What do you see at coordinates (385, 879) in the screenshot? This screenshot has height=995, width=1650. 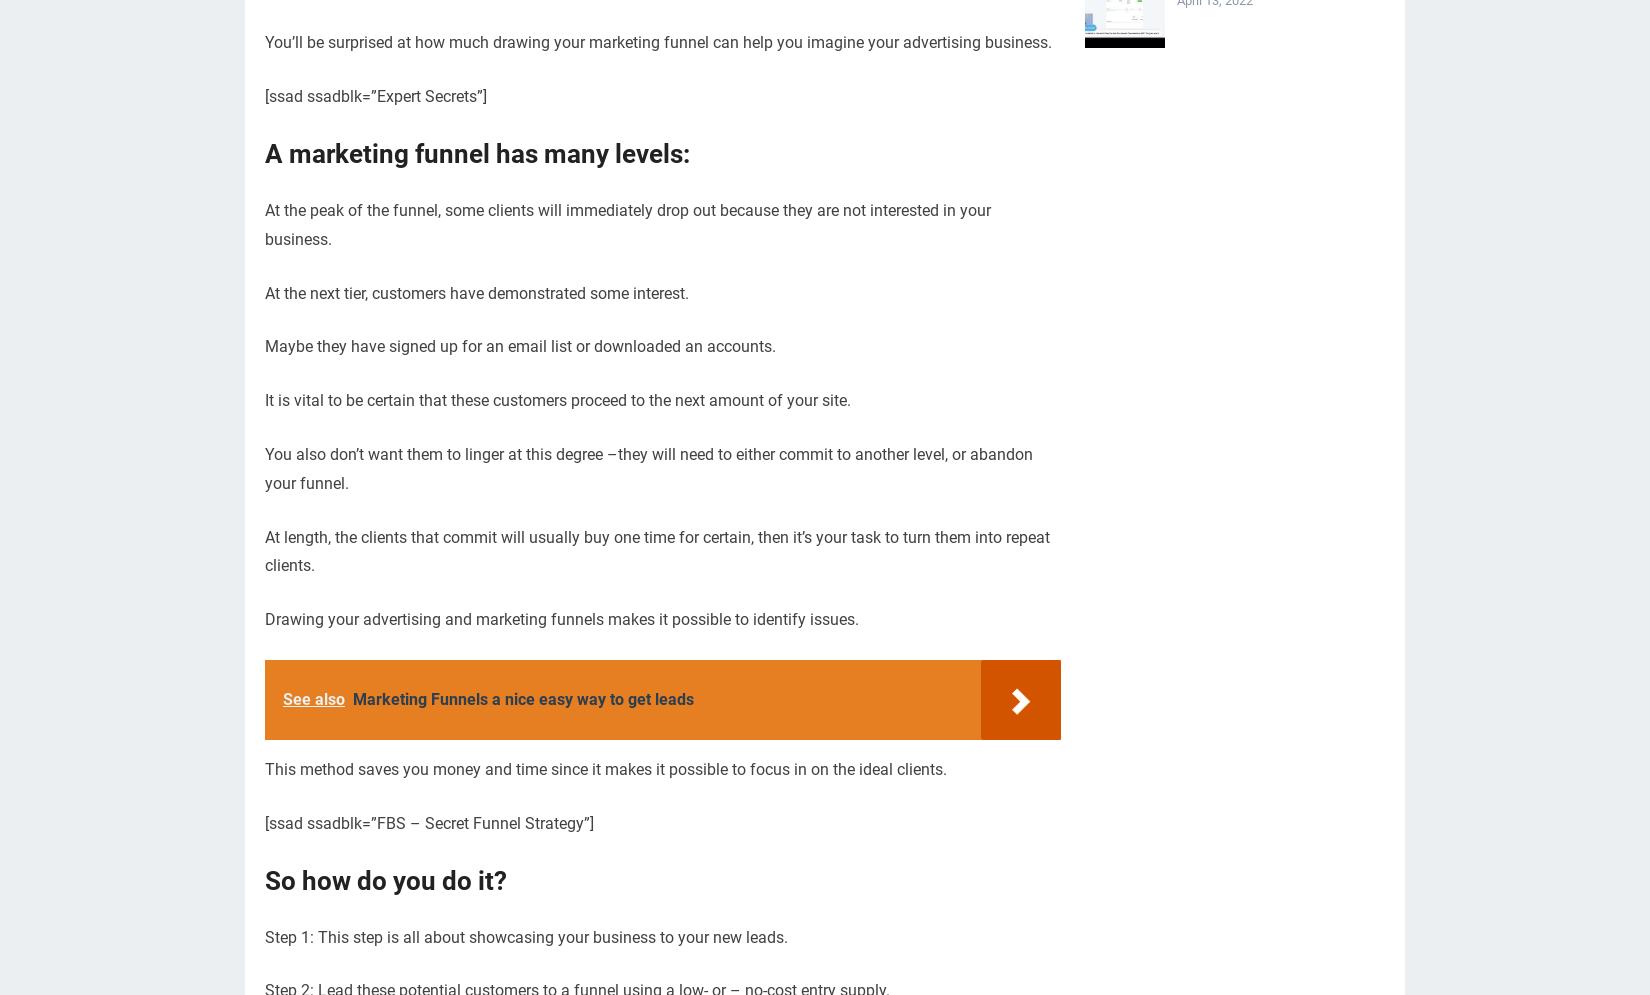 I see `'So how do you do it?'` at bounding box center [385, 879].